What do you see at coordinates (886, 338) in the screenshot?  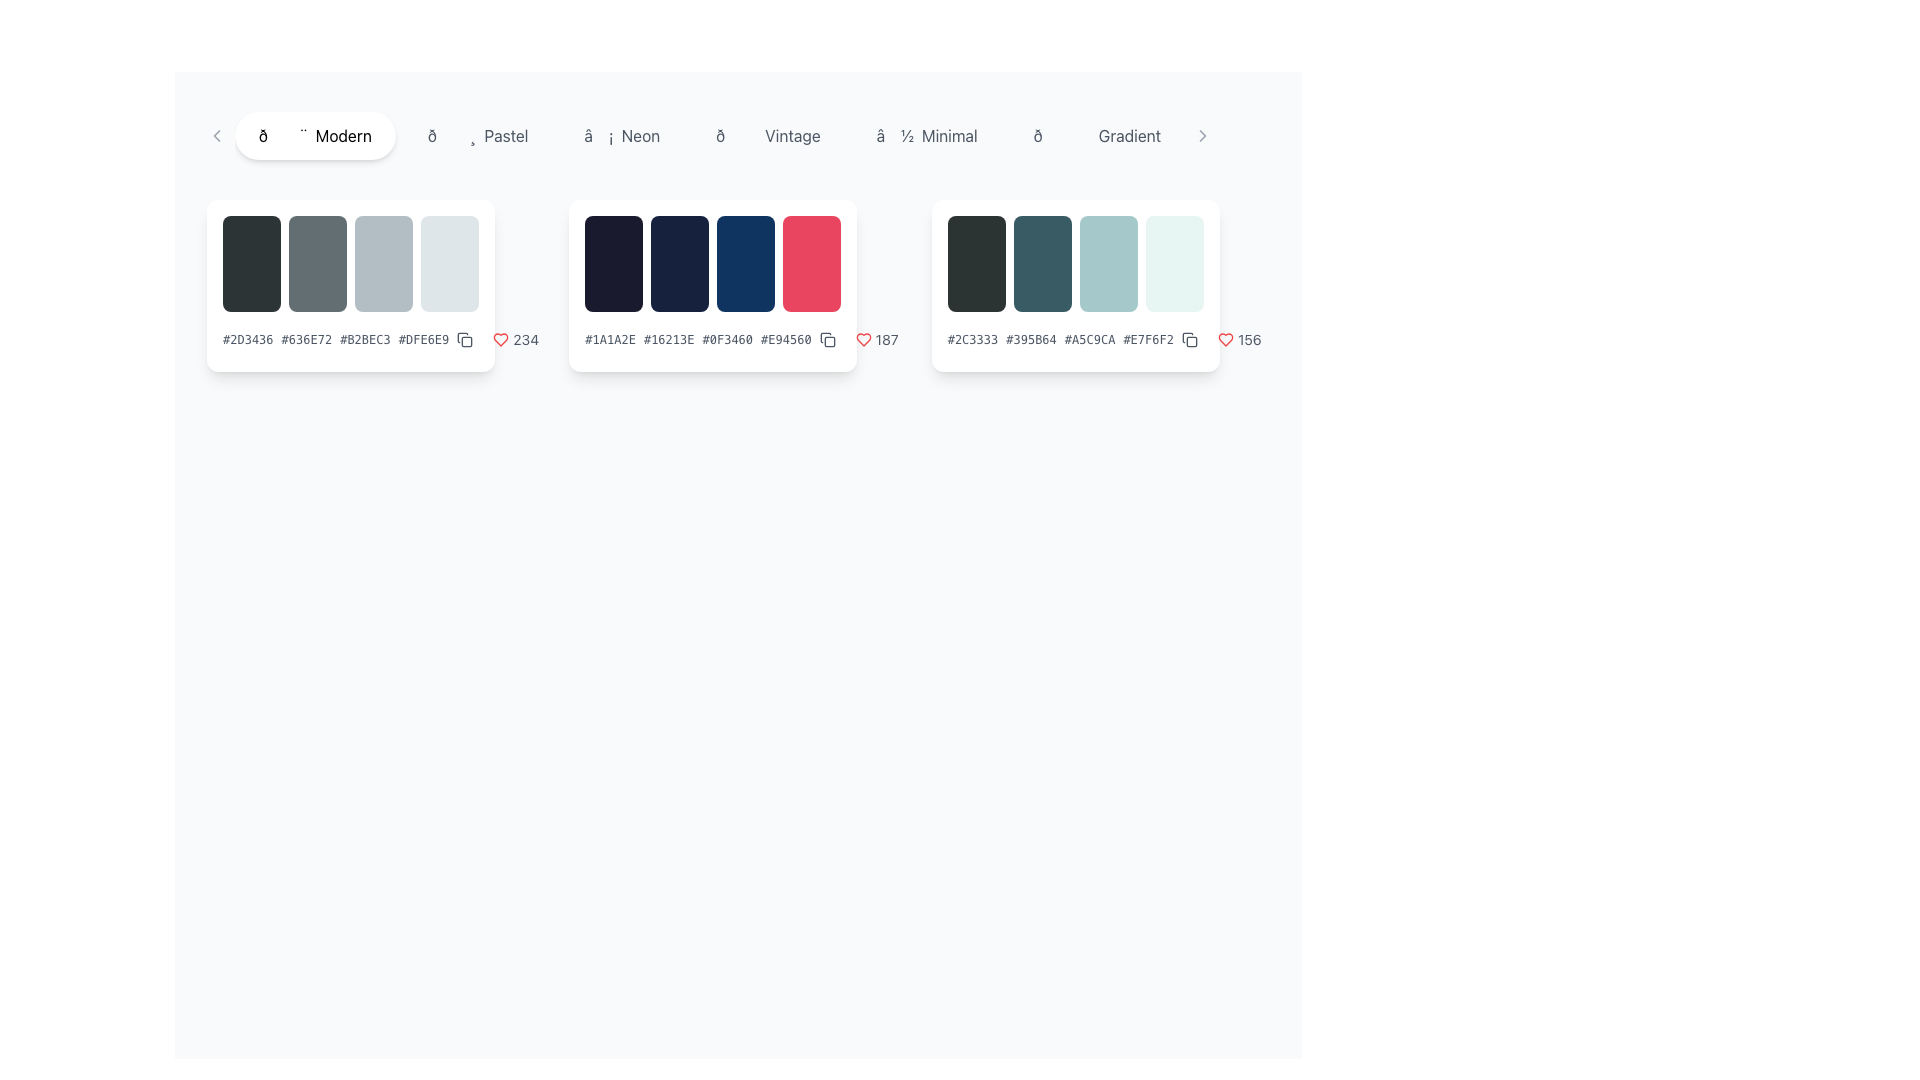 I see `the numerical indicator displaying the value '187', which is styled with black text and positioned to the right of a heart-shaped icon in the third card from the left` at bounding box center [886, 338].